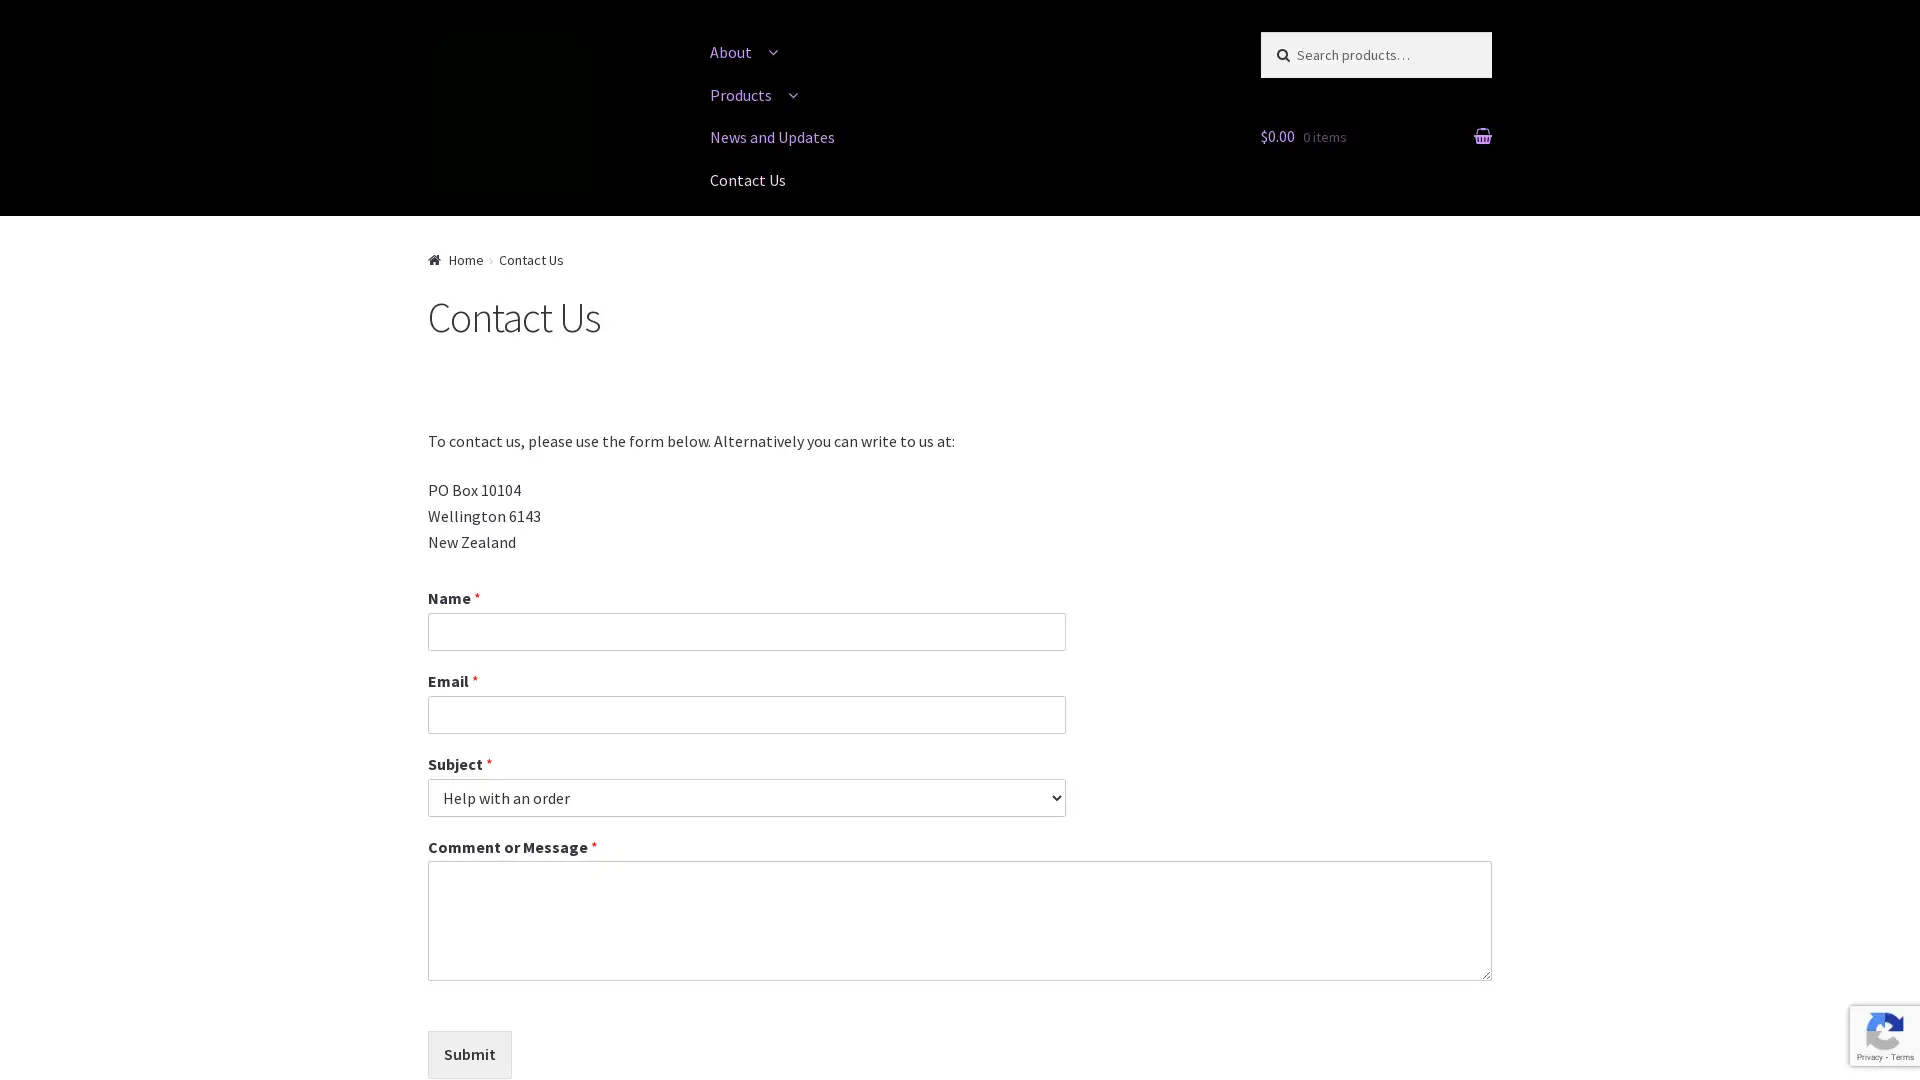 This screenshot has height=1080, width=1920. What do you see at coordinates (1301, 50) in the screenshot?
I see `Search` at bounding box center [1301, 50].